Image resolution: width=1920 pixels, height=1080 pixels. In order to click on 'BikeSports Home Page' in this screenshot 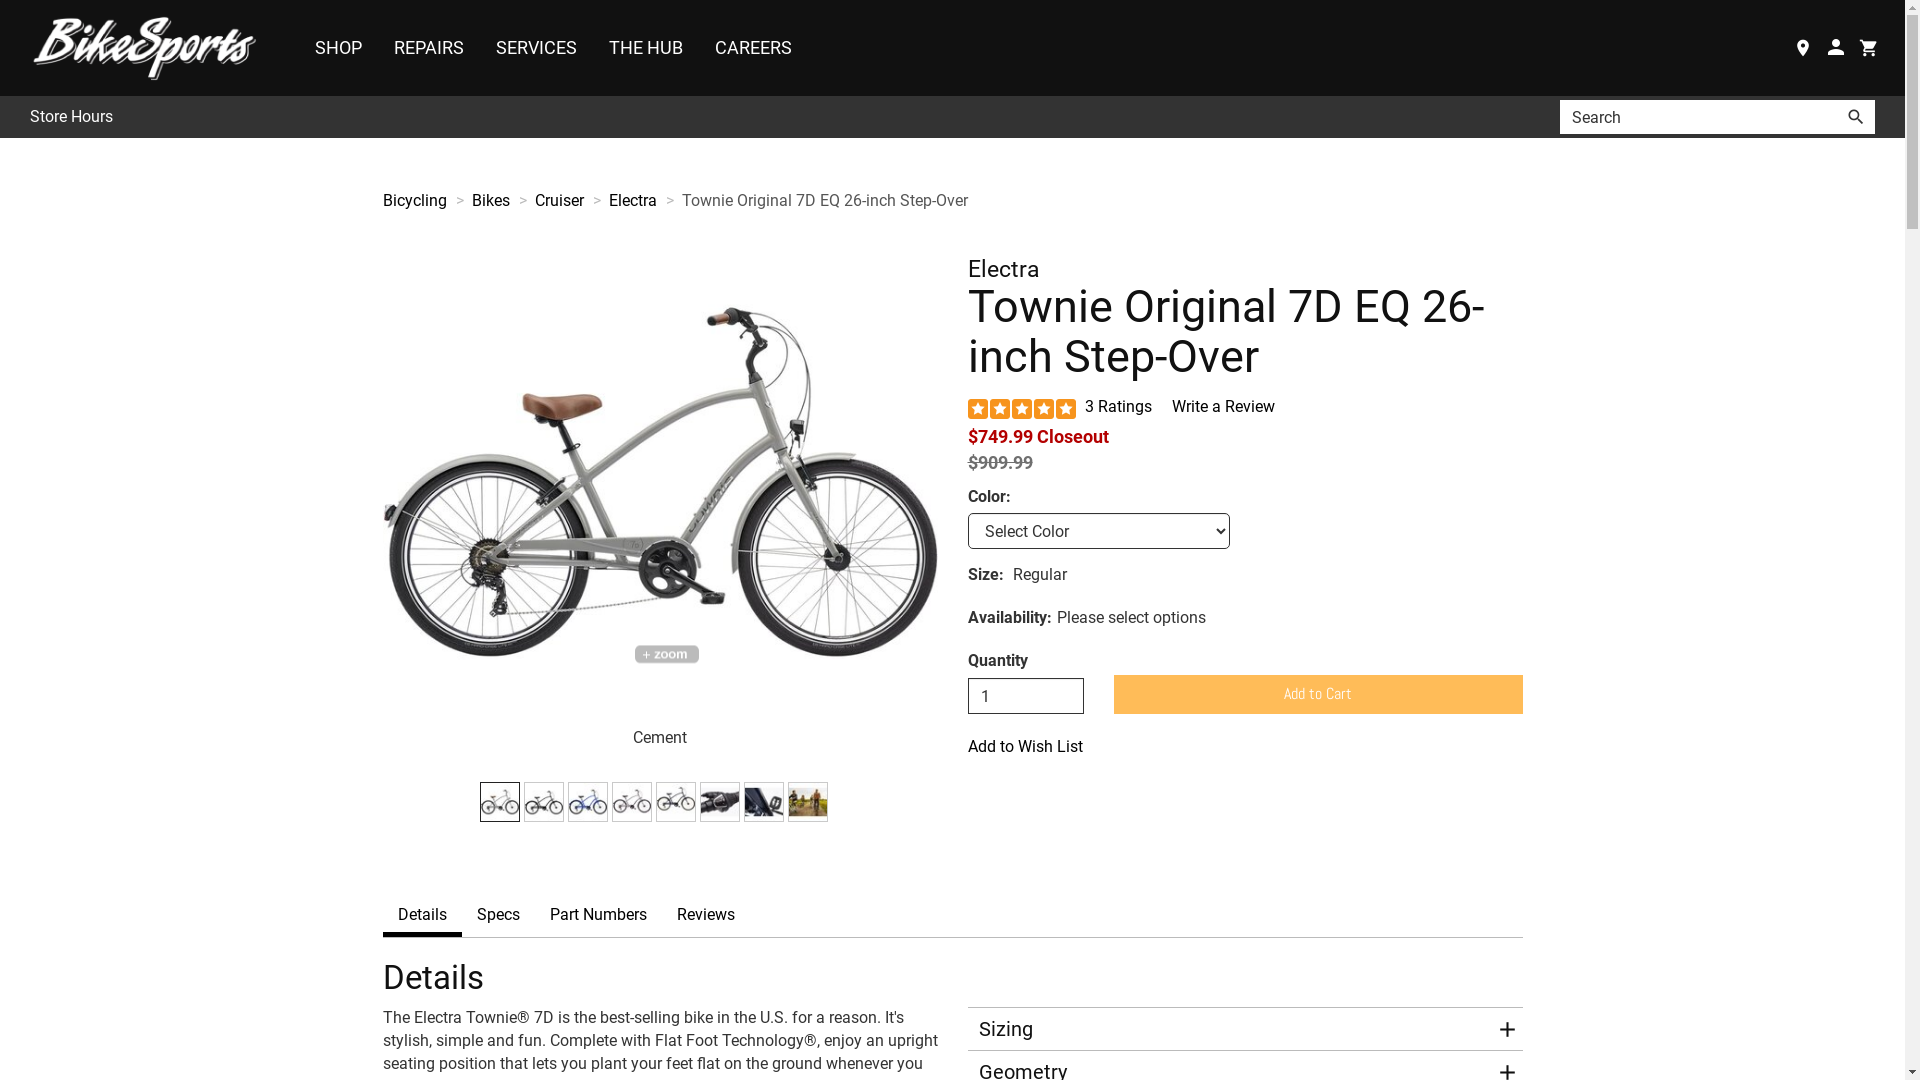, I will do `click(148, 46)`.